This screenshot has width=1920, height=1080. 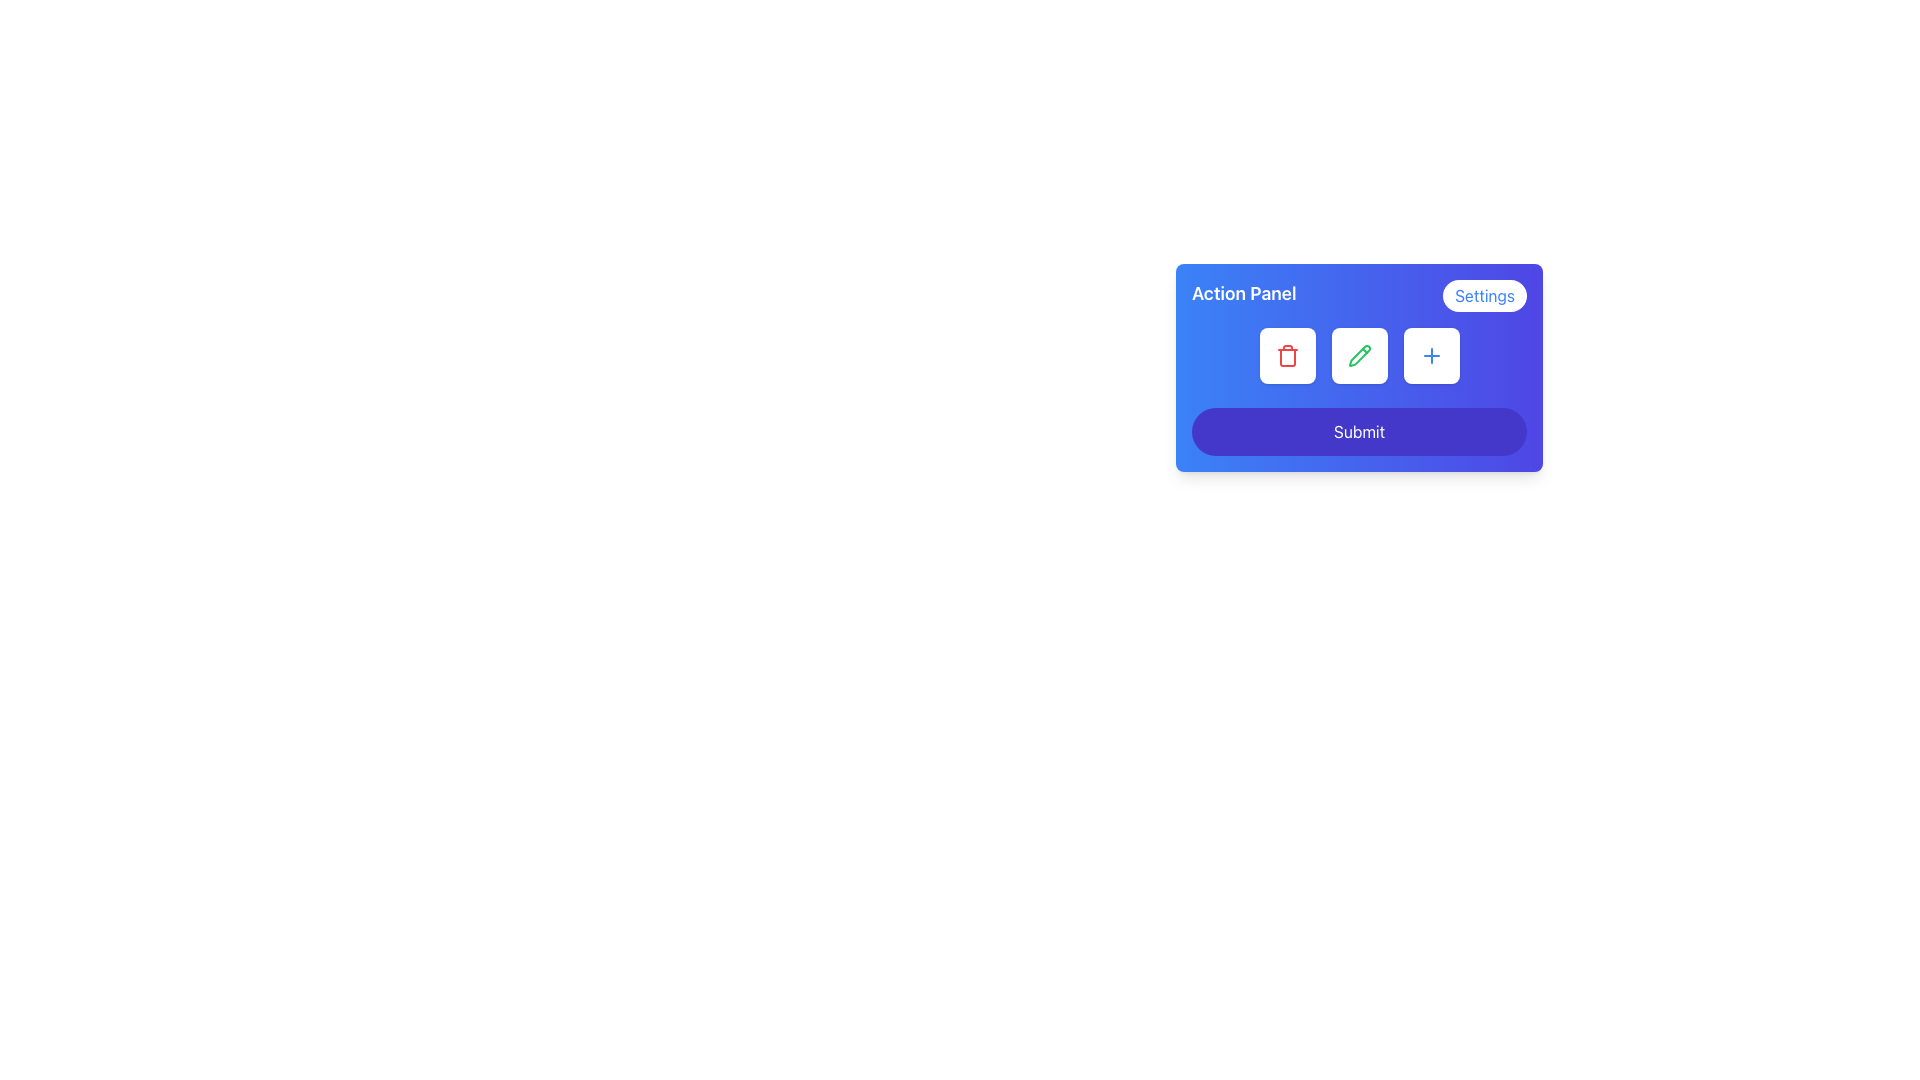 What do you see at coordinates (1430, 354) in the screenshot?
I see `the plus symbol button, which is a blue icon centered inside a white square with rounded corners, located in the third position of a row of three icons within the blue action panel` at bounding box center [1430, 354].